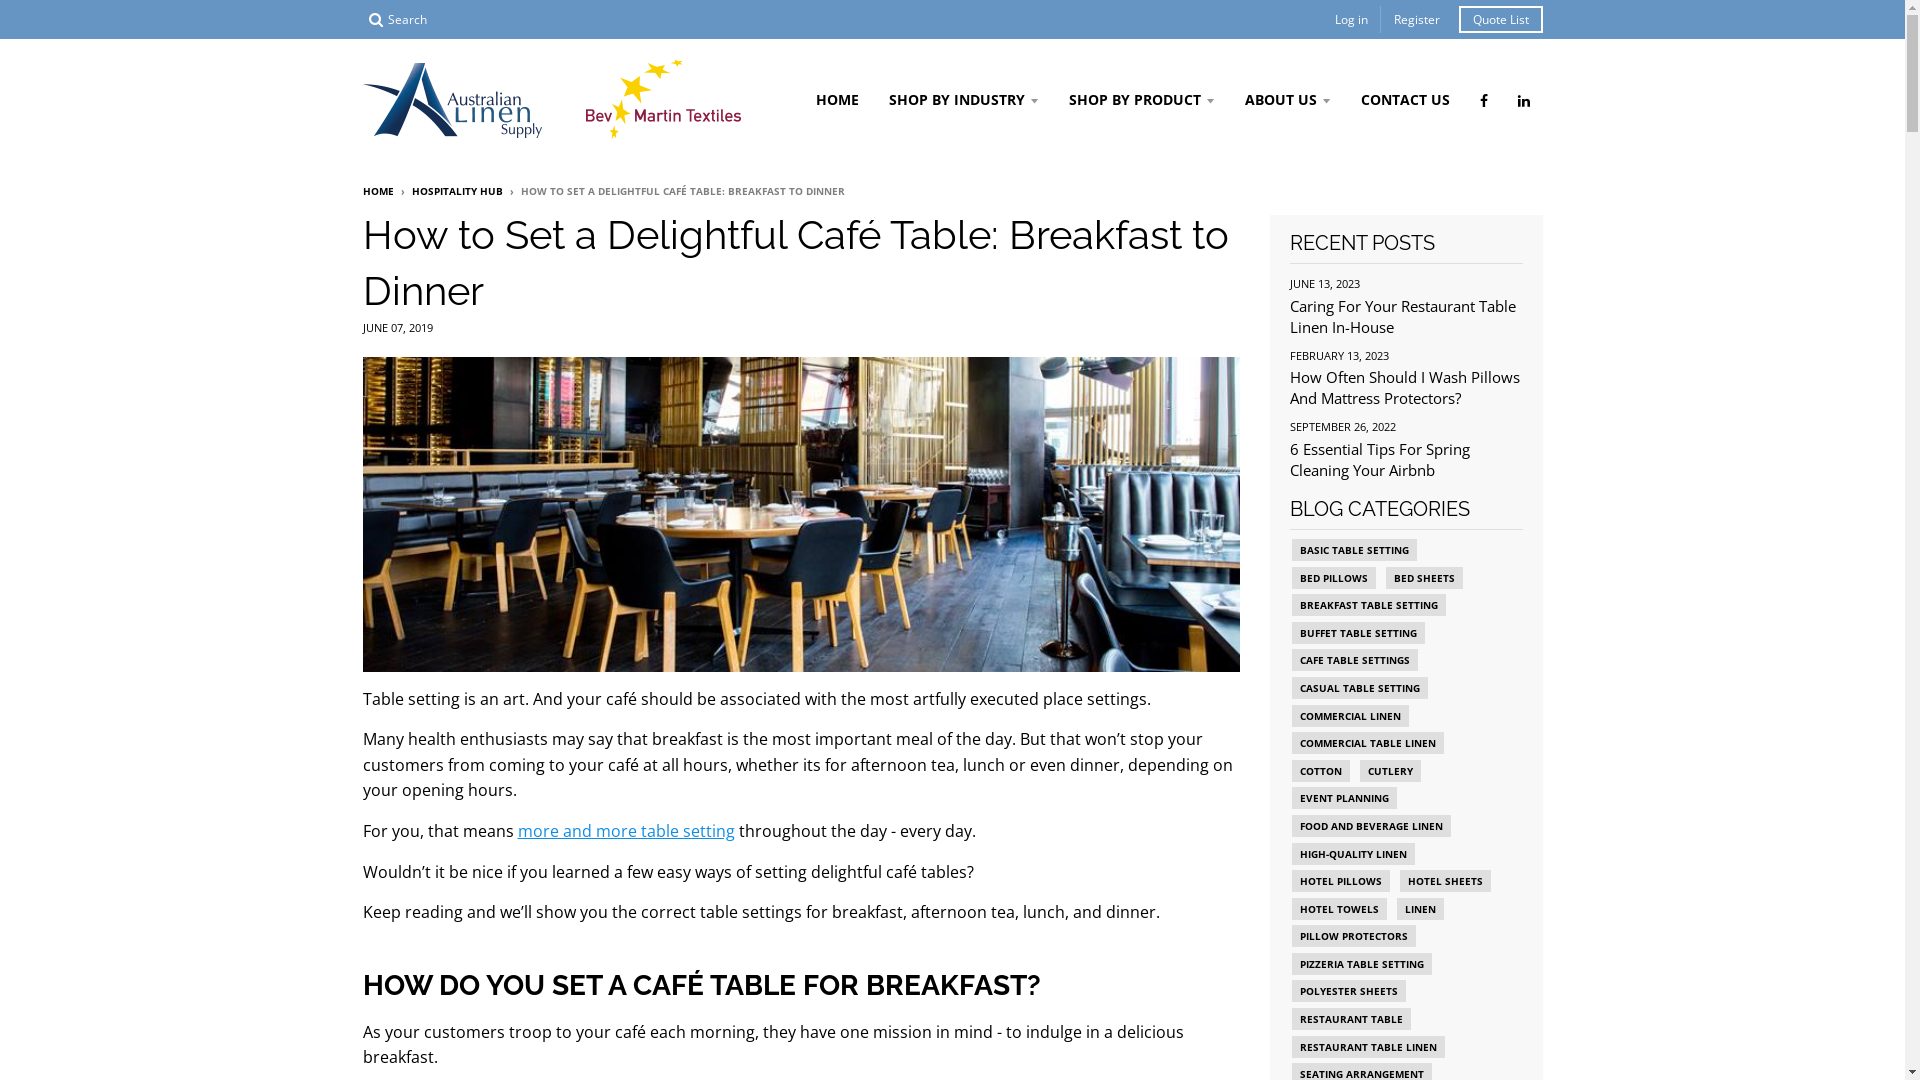  What do you see at coordinates (1499, 19) in the screenshot?
I see `'Quote List'` at bounding box center [1499, 19].